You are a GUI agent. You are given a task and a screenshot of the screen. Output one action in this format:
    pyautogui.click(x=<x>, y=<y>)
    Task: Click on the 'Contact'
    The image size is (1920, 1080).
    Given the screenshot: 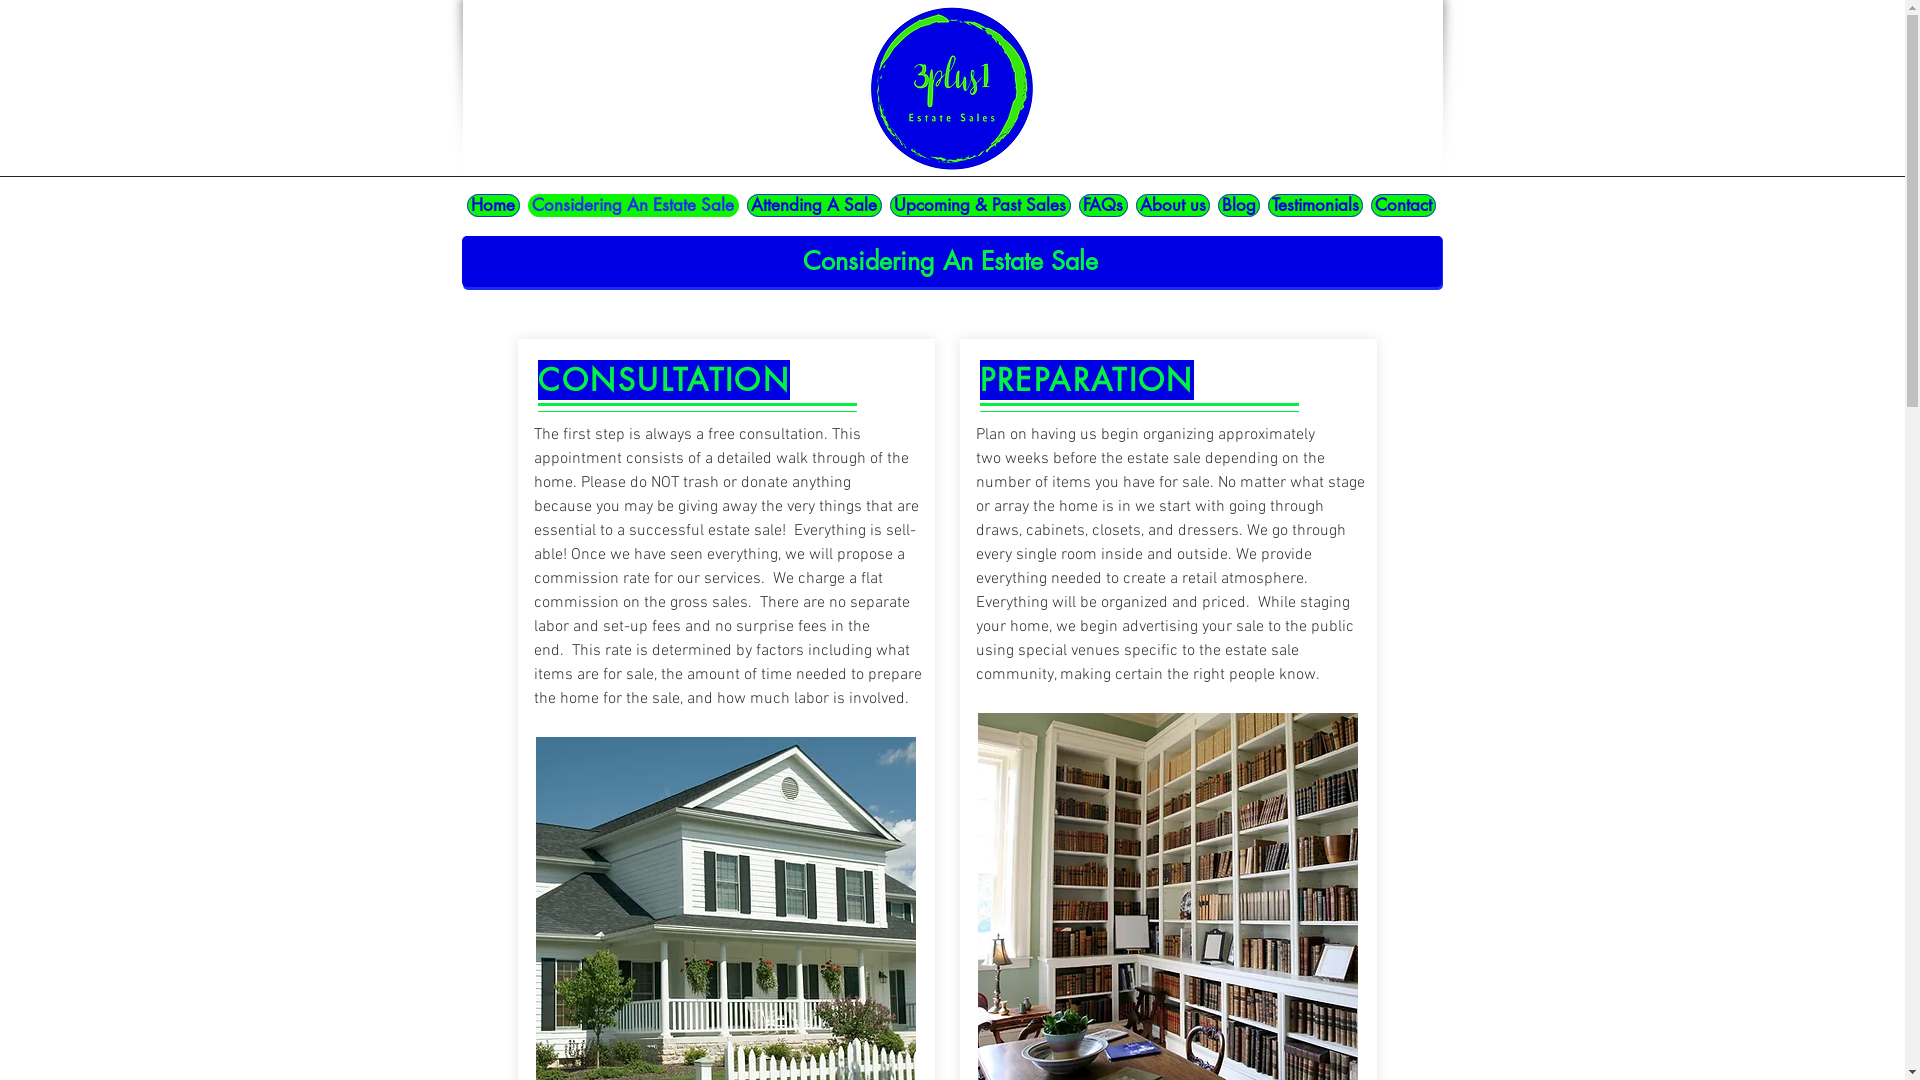 What is the action you would take?
    pyautogui.click(x=1401, y=205)
    